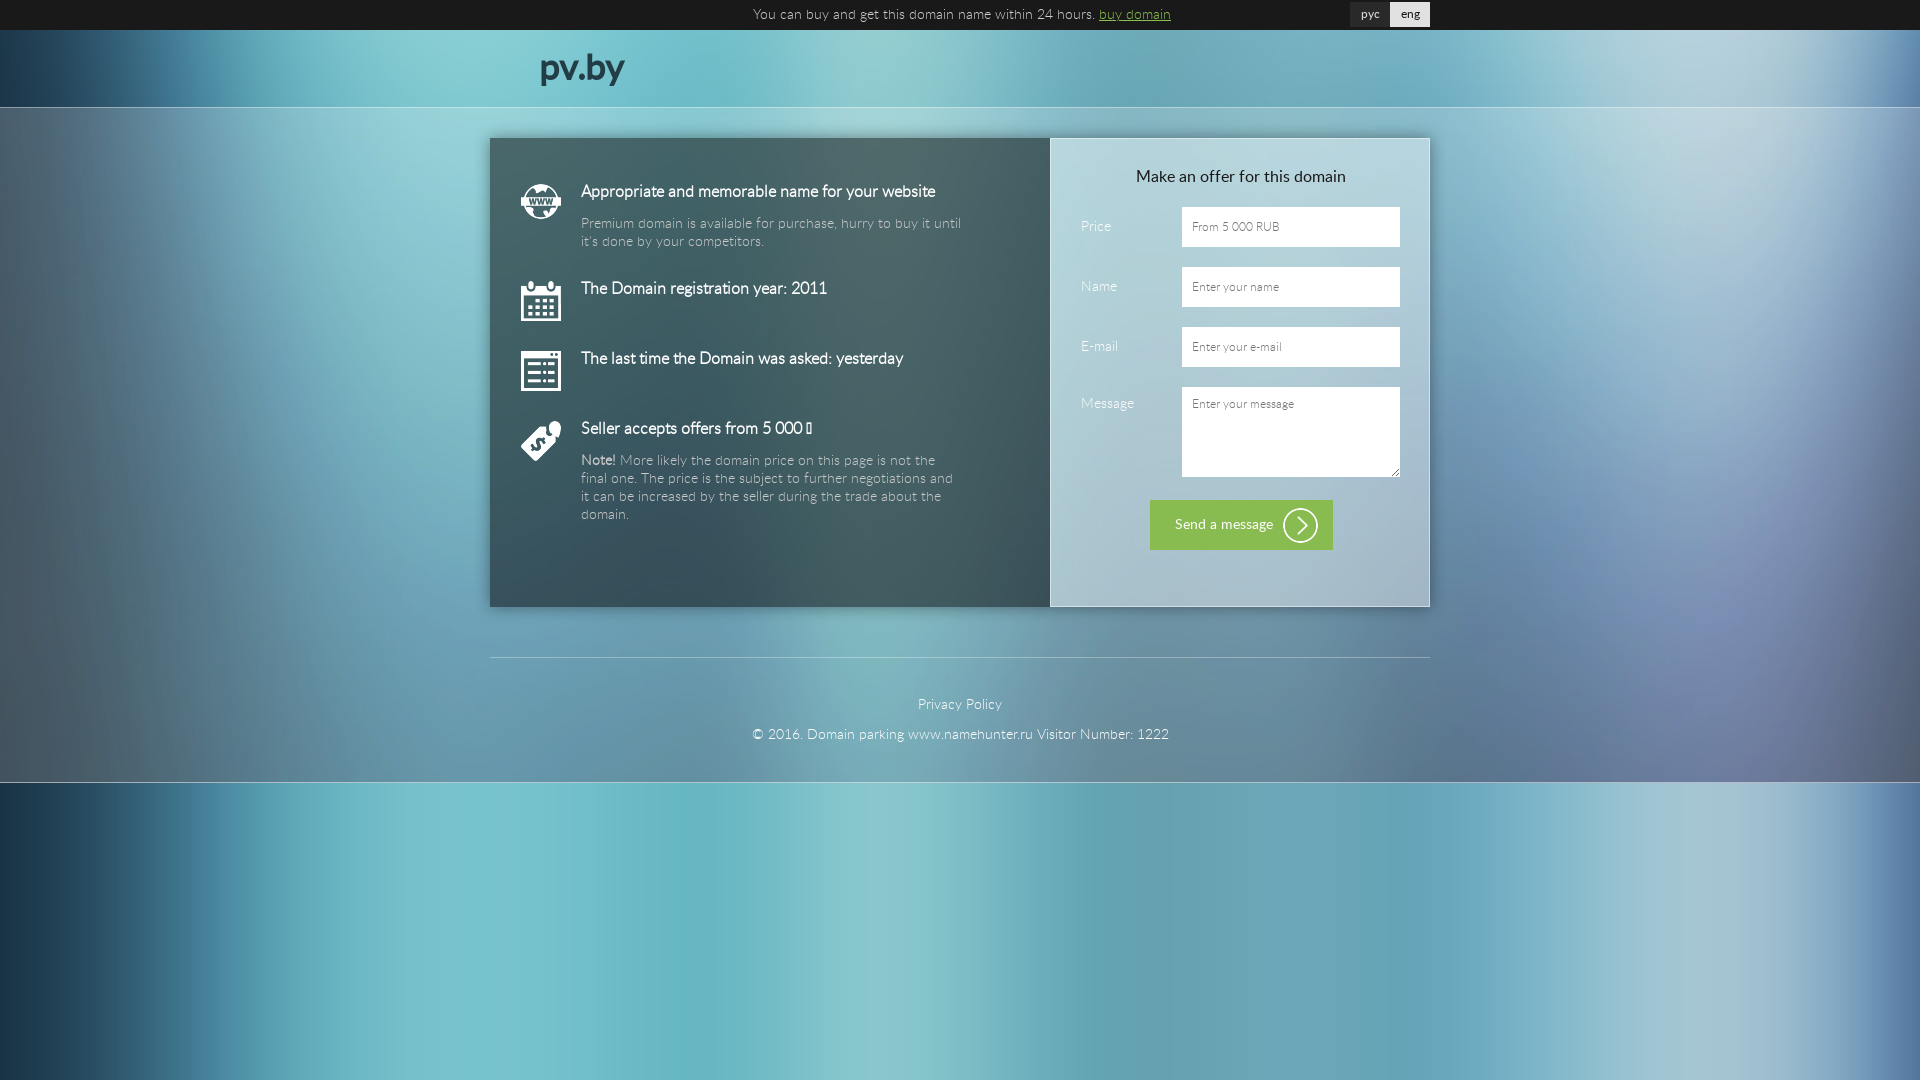 This screenshot has width=1920, height=1080. I want to click on 'Privacy Policy', so click(916, 704).